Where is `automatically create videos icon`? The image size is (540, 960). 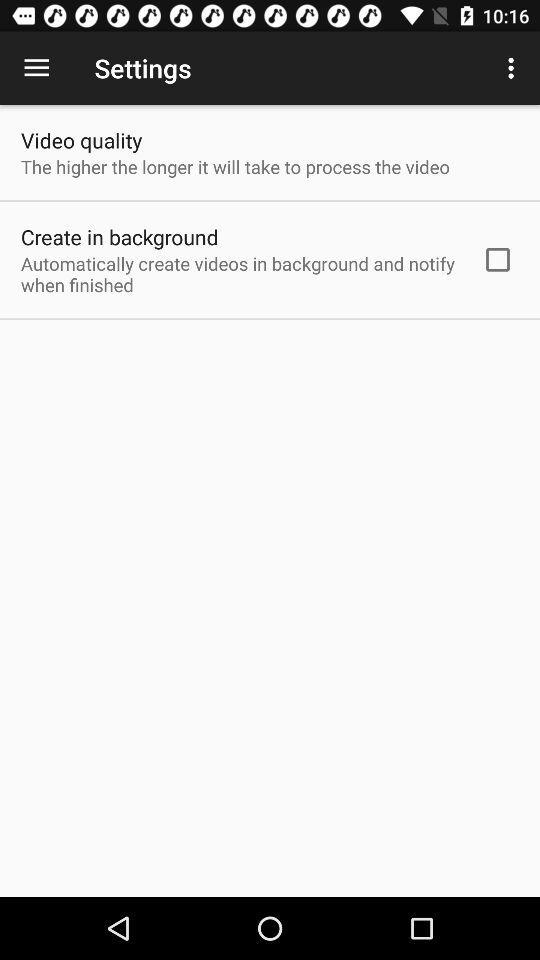 automatically create videos icon is located at coordinates (238, 273).